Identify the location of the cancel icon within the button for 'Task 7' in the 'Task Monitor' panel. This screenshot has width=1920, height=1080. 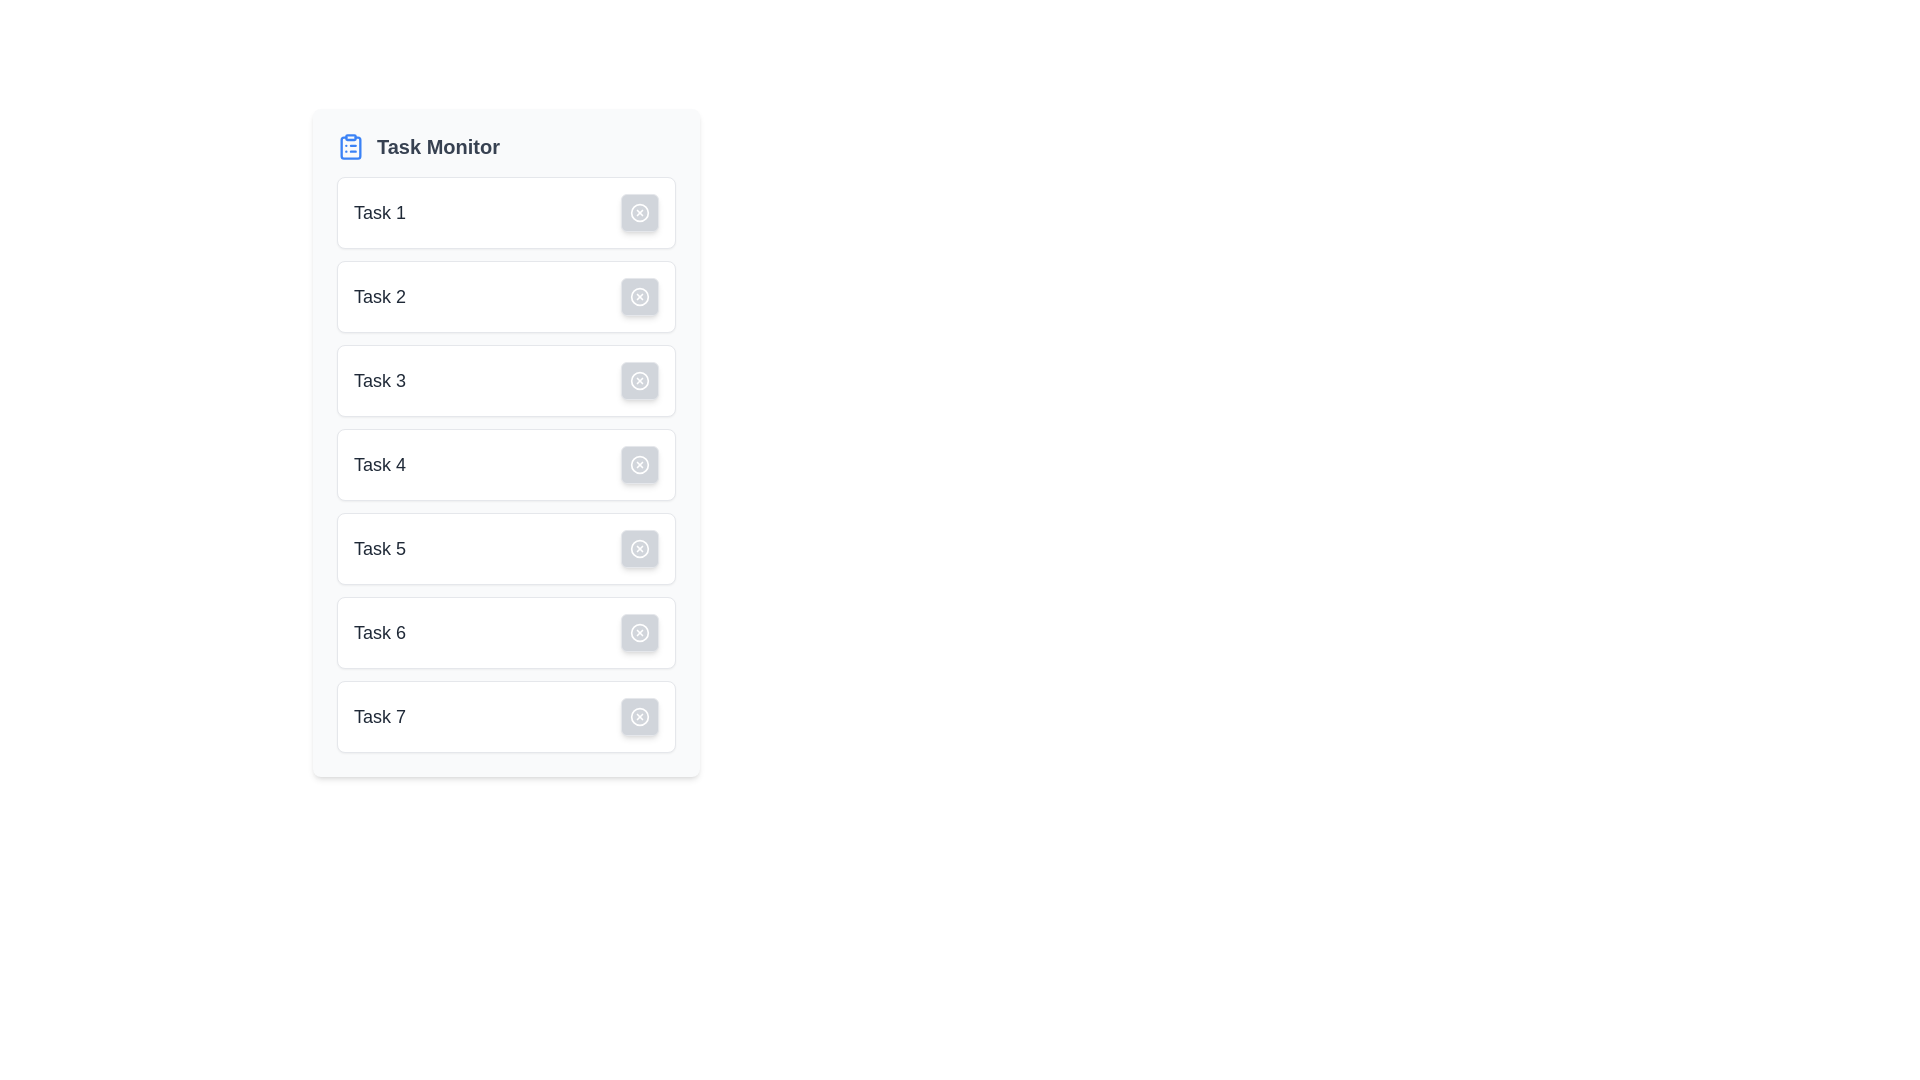
(638, 716).